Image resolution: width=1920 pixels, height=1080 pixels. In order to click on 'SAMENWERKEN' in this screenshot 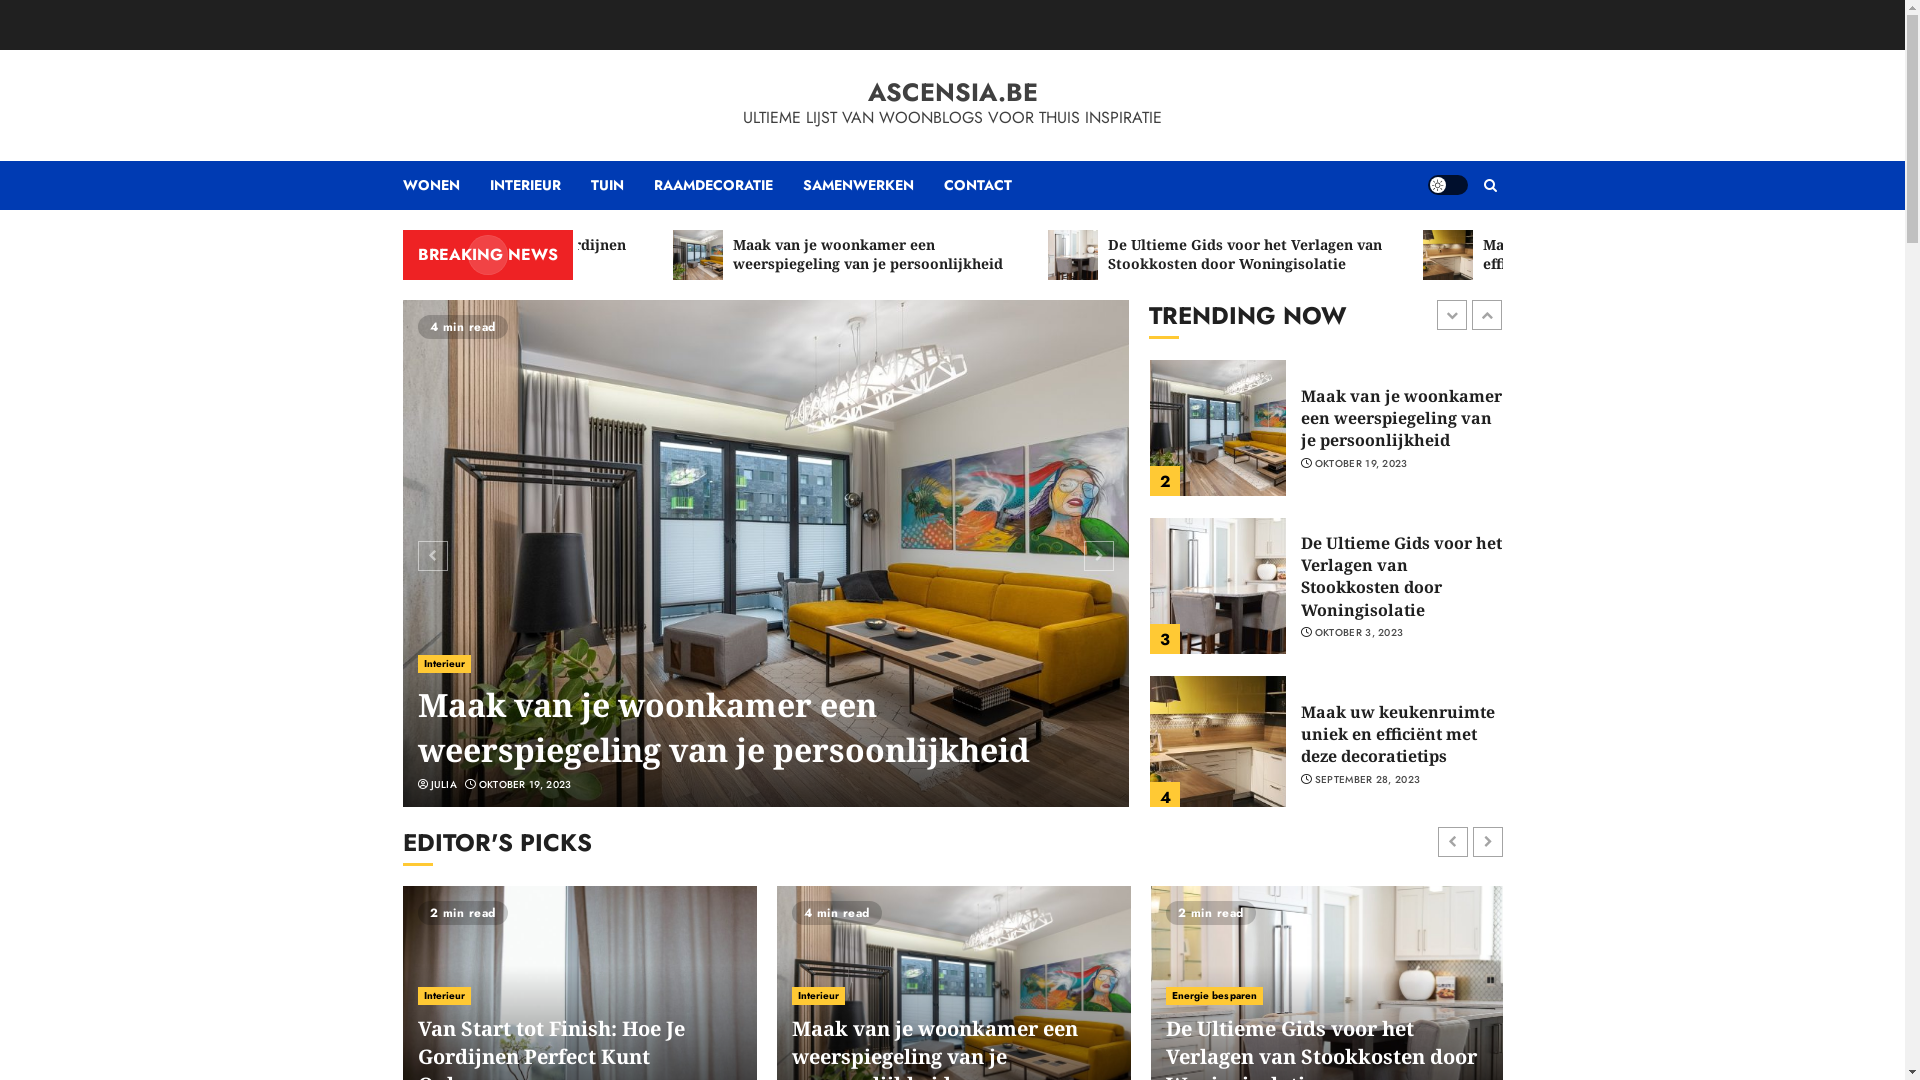, I will do `click(872, 185)`.